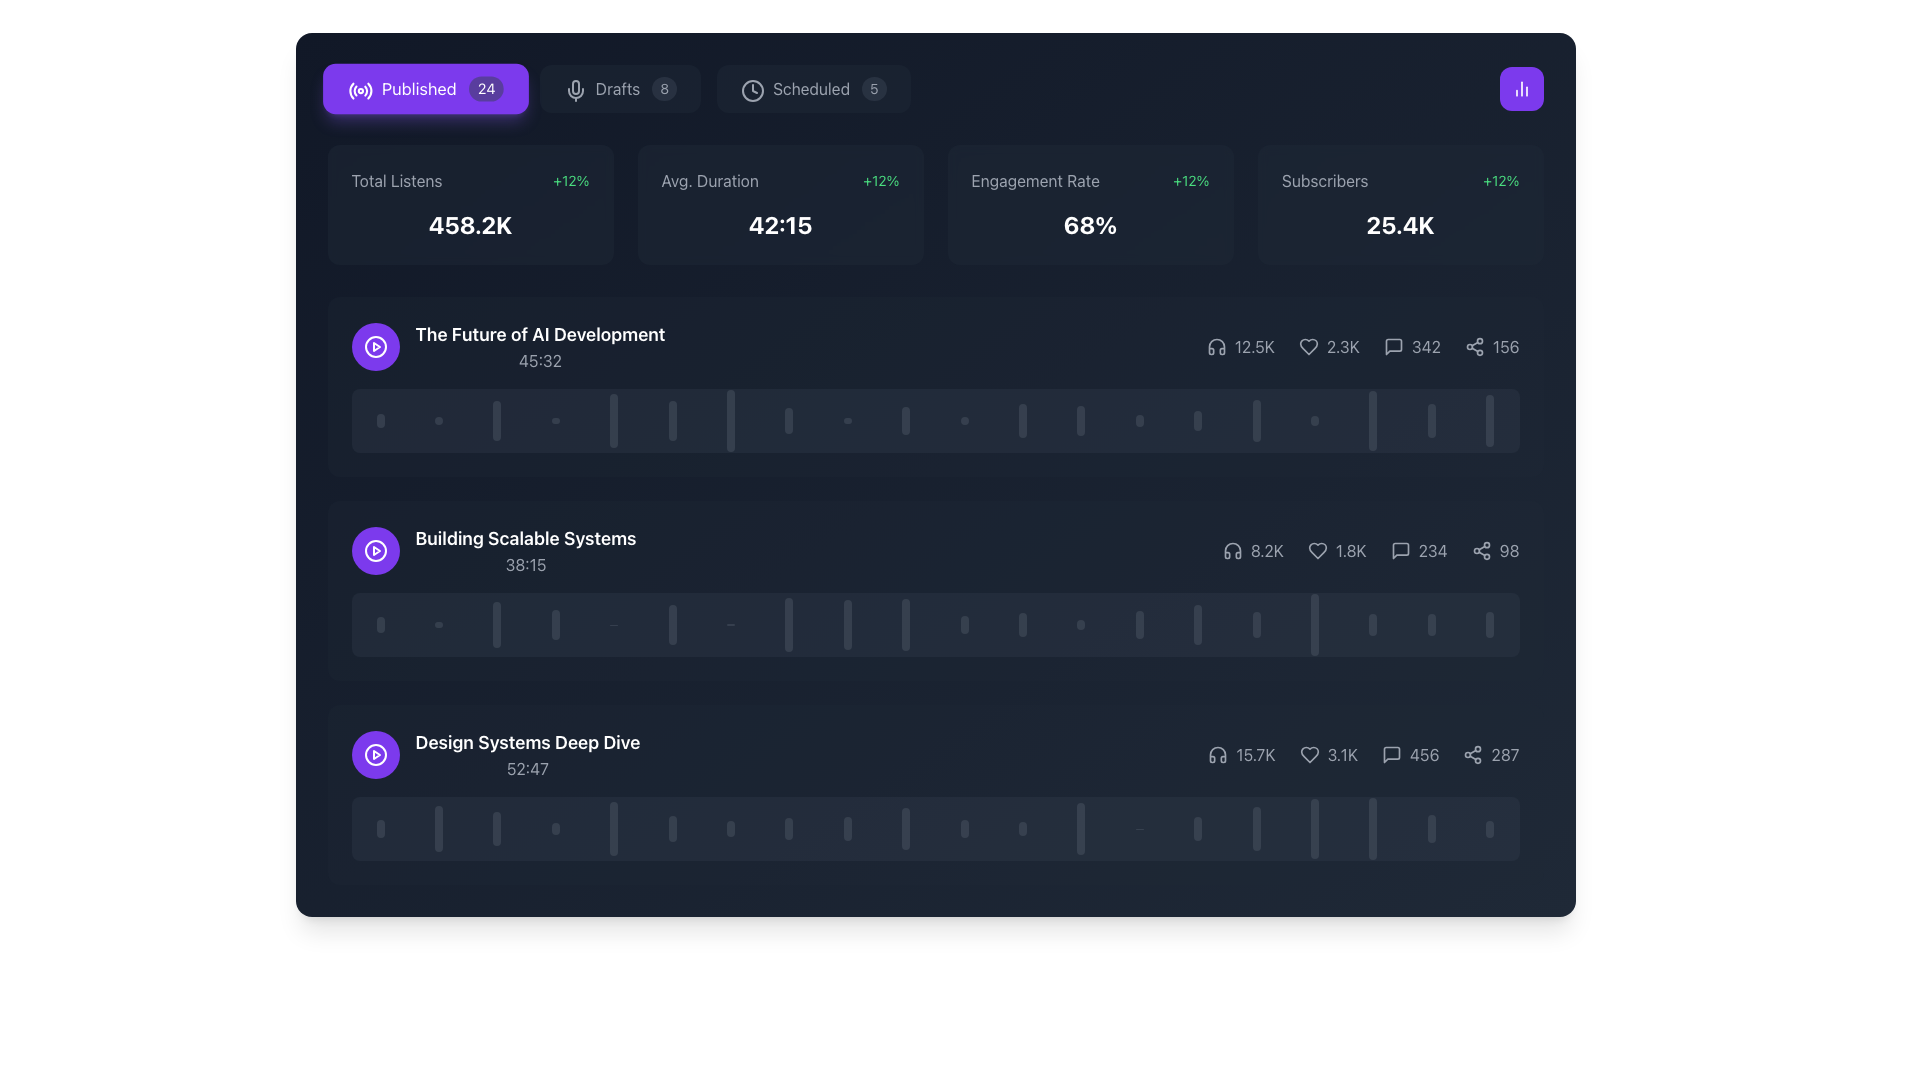  I want to click on the title label for the item 'Design Systems Deep Dive', which is positioned above the duration text '52:47' in the vertically stacked list, so click(528, 743).